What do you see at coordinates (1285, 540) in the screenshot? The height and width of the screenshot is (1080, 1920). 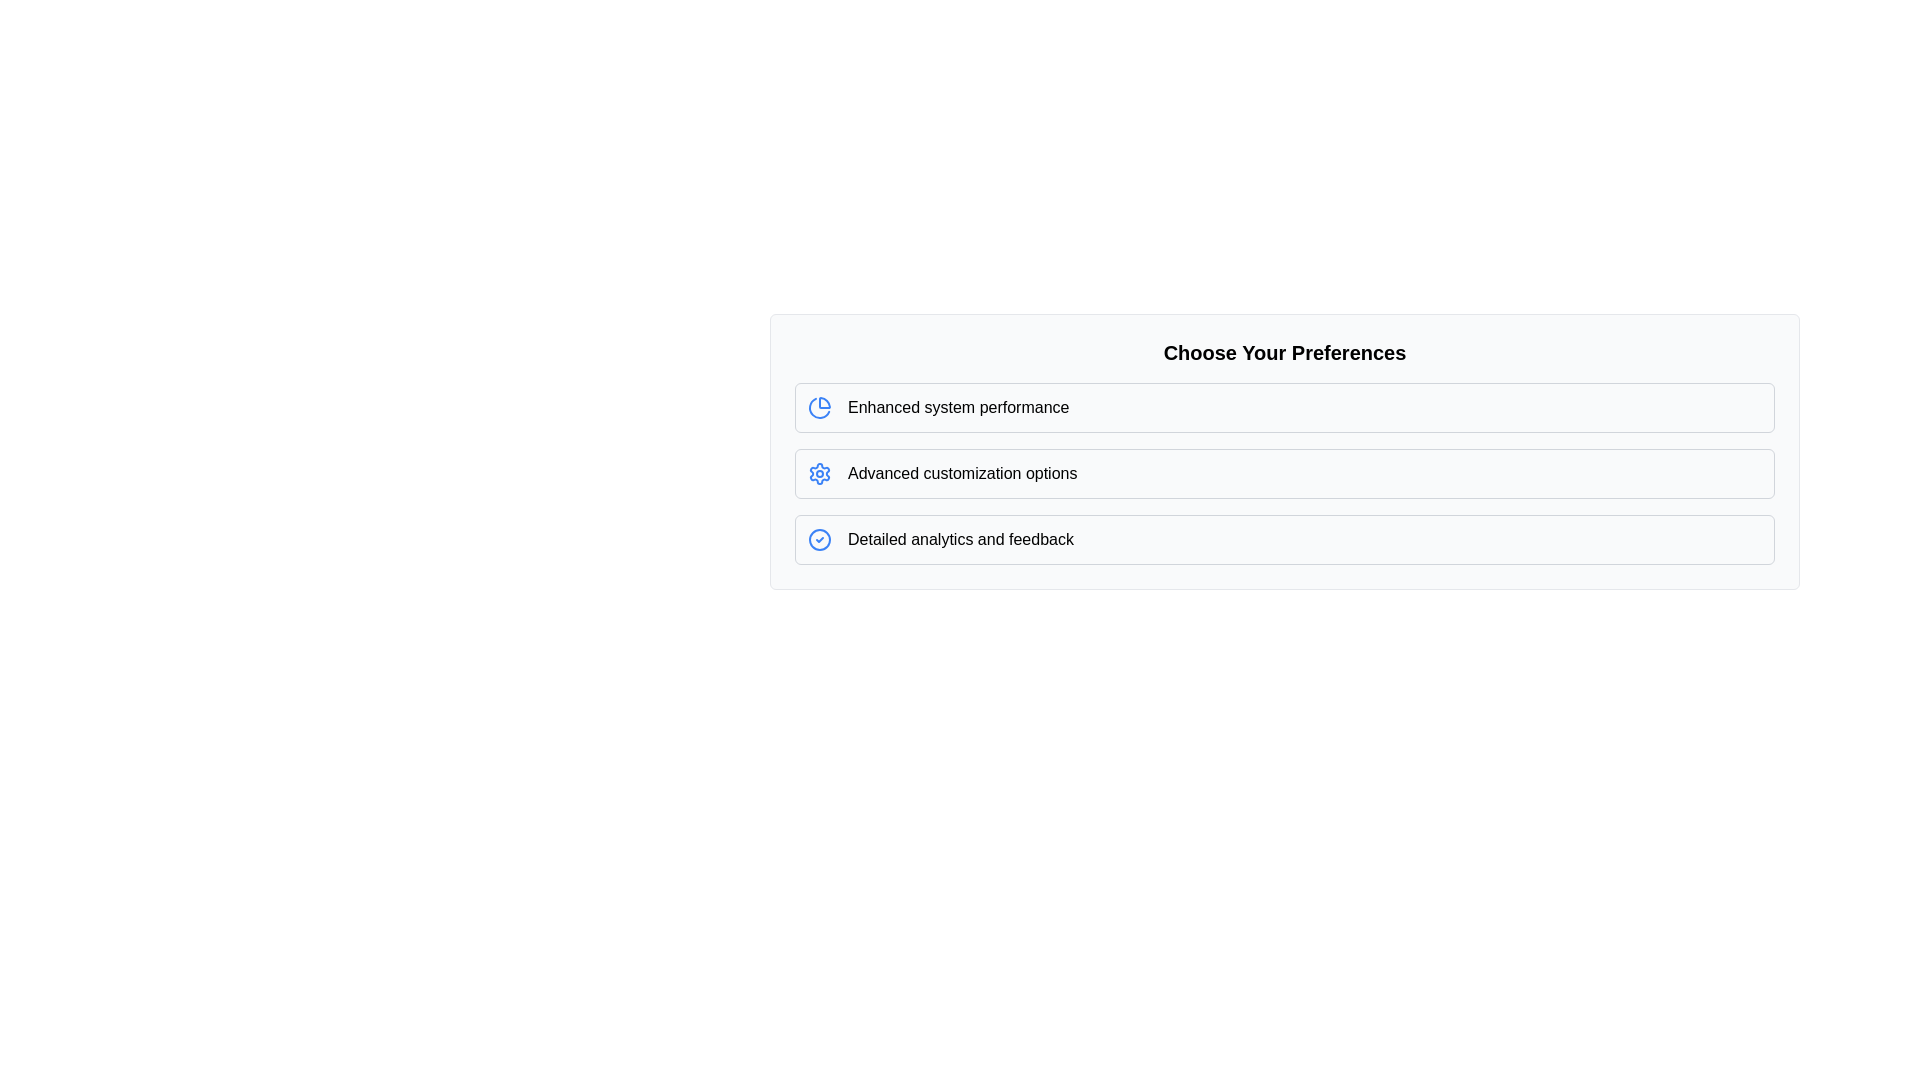 I see `the third item in the selectable list positioned beneath 'Advanced customization options'` at bounding box center [1285, 540].